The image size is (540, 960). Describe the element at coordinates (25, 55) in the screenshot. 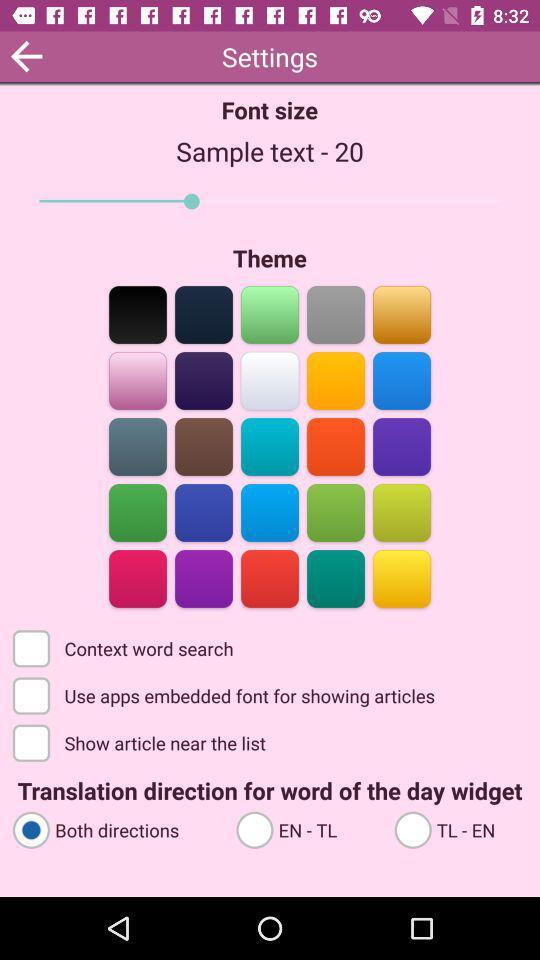

I see `the arrow_backward icon` at that location.